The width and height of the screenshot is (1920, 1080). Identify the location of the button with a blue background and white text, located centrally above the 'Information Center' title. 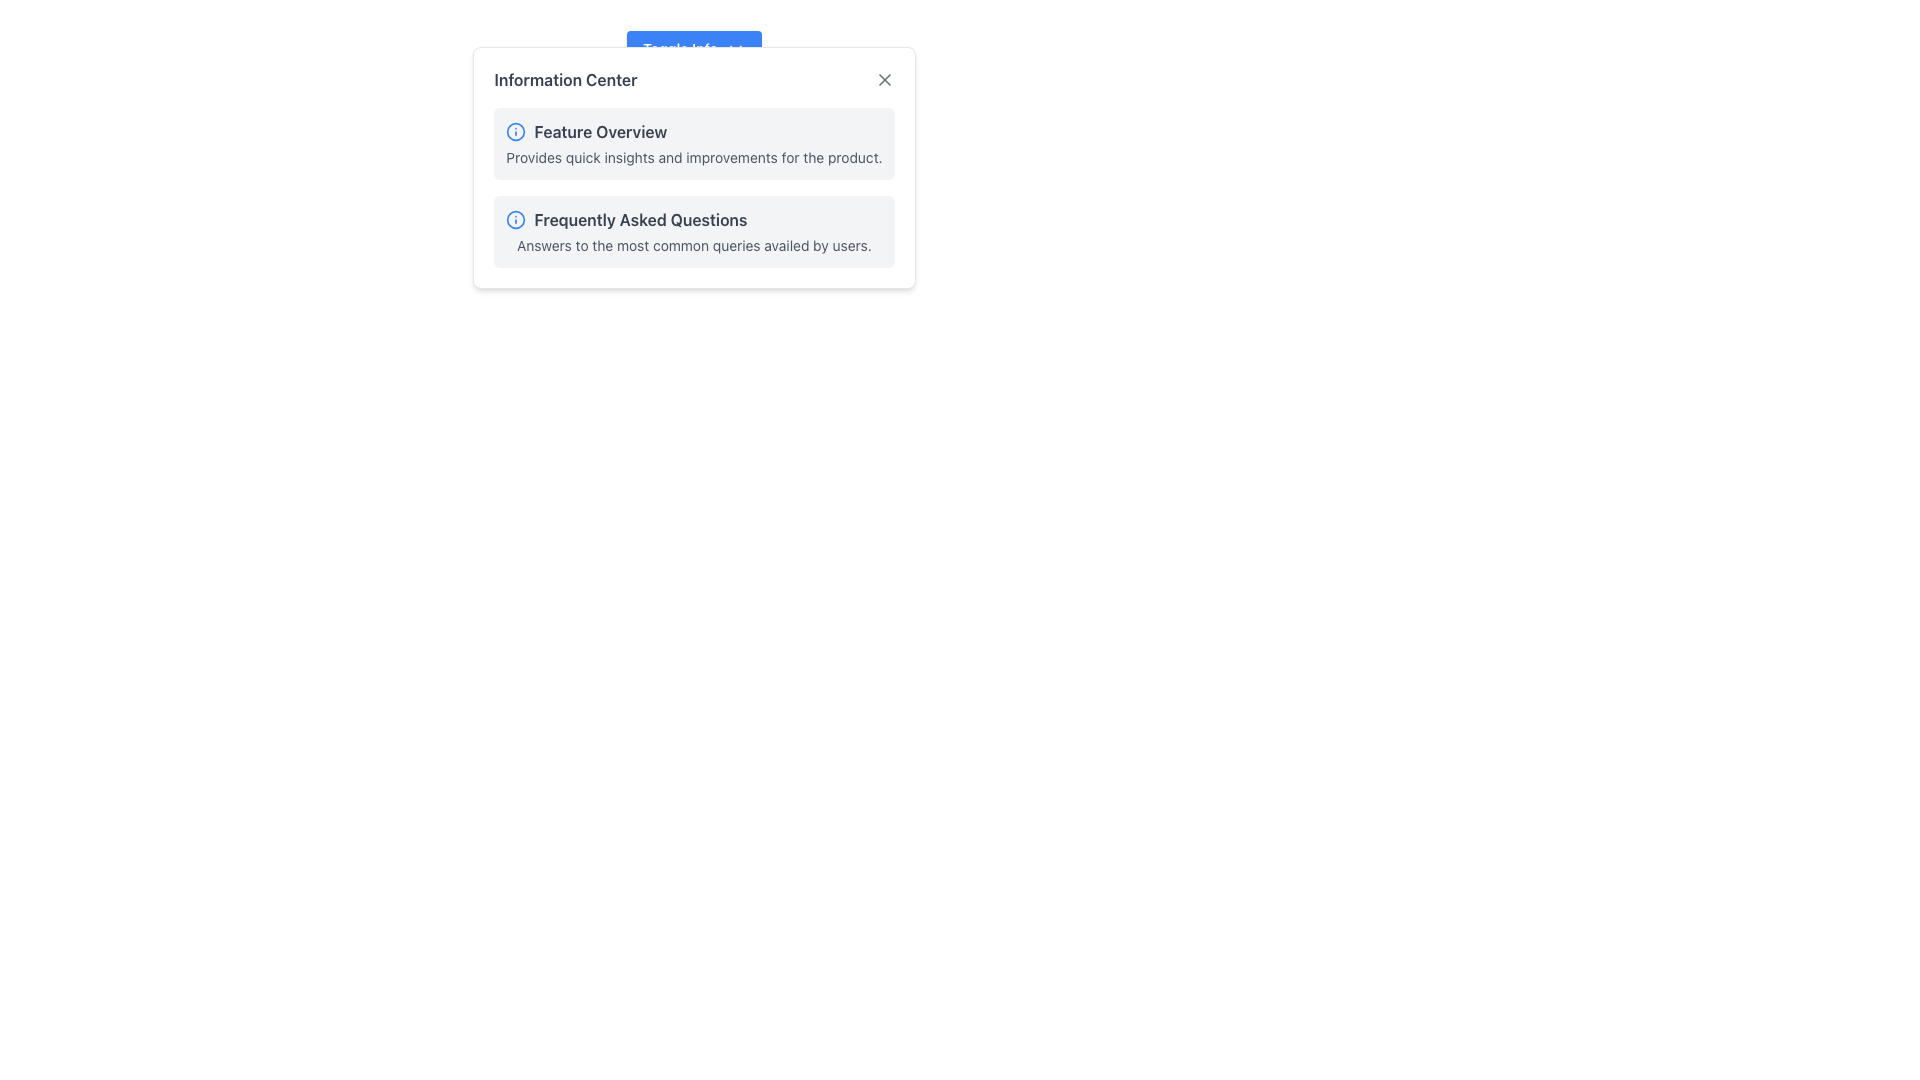
(694, 48).